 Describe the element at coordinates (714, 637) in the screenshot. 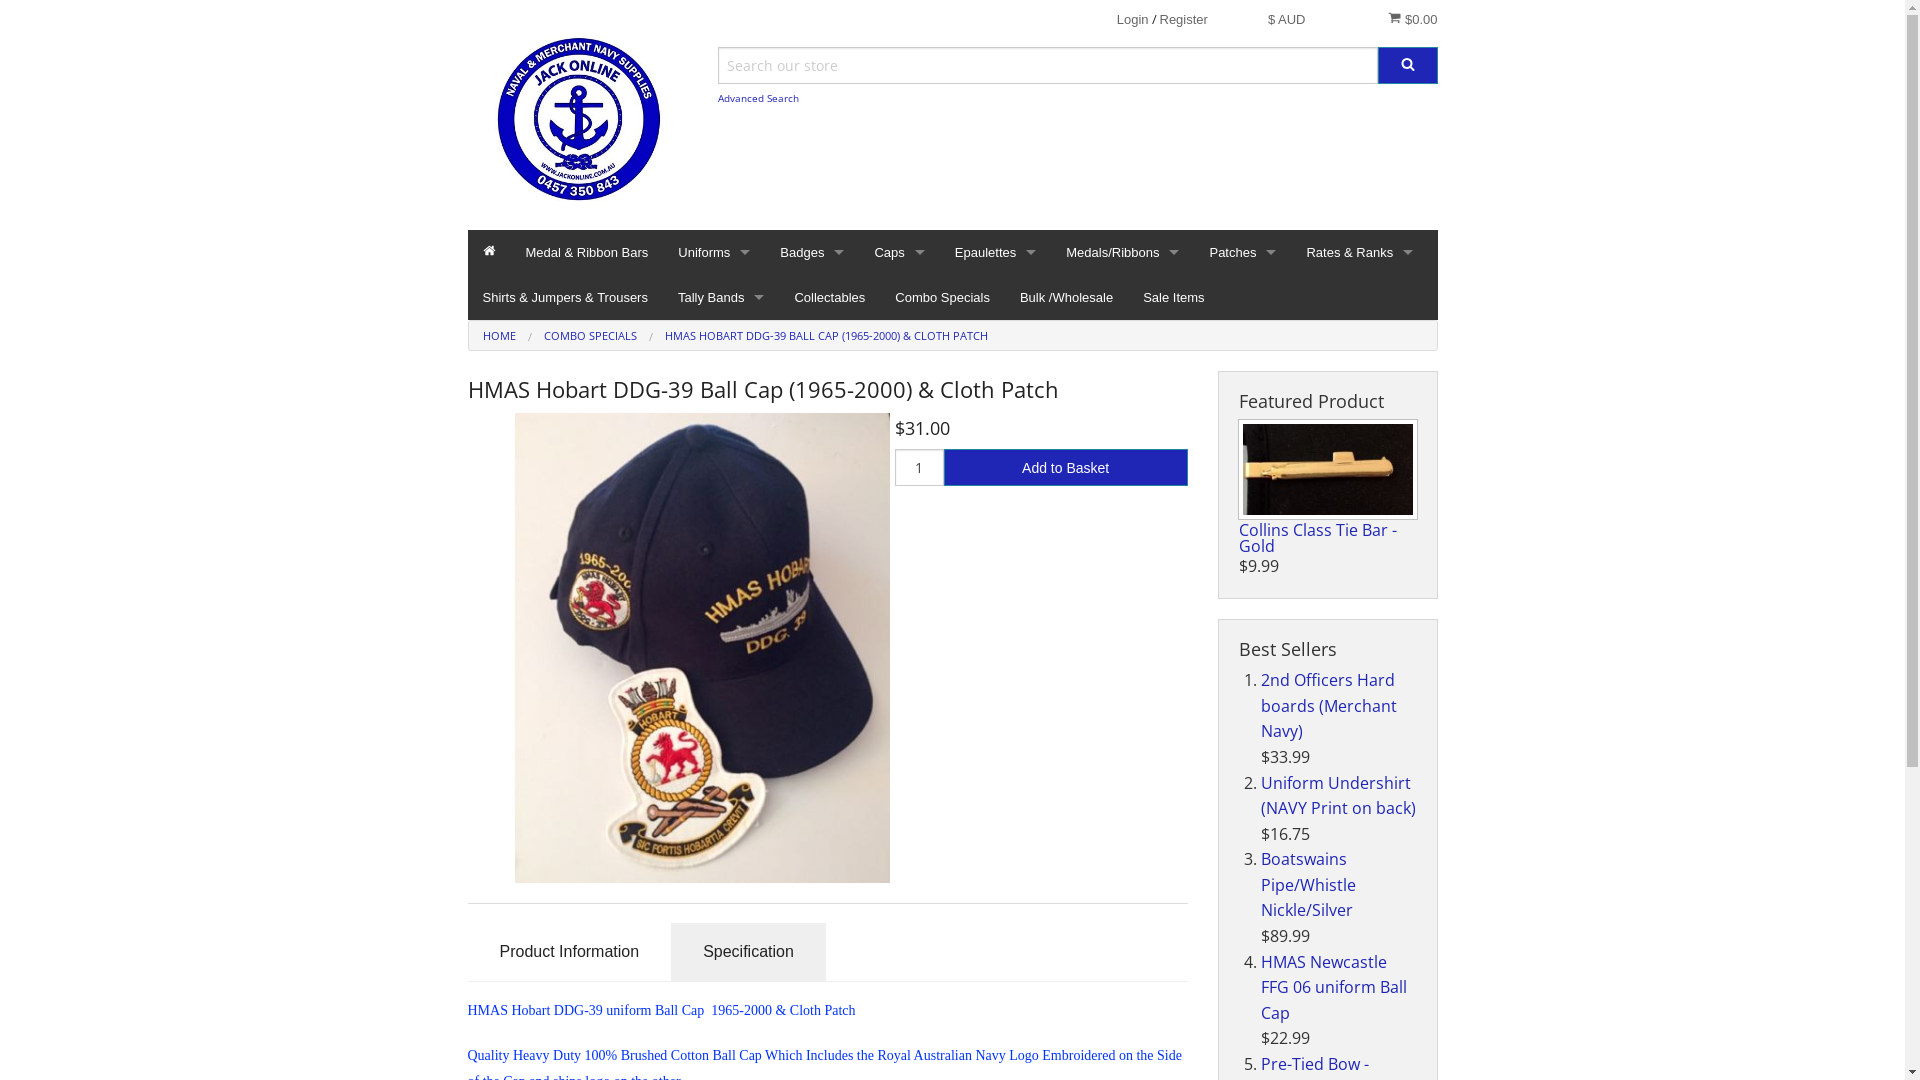

I see `'Tie-Pins/Bars'` at that location.